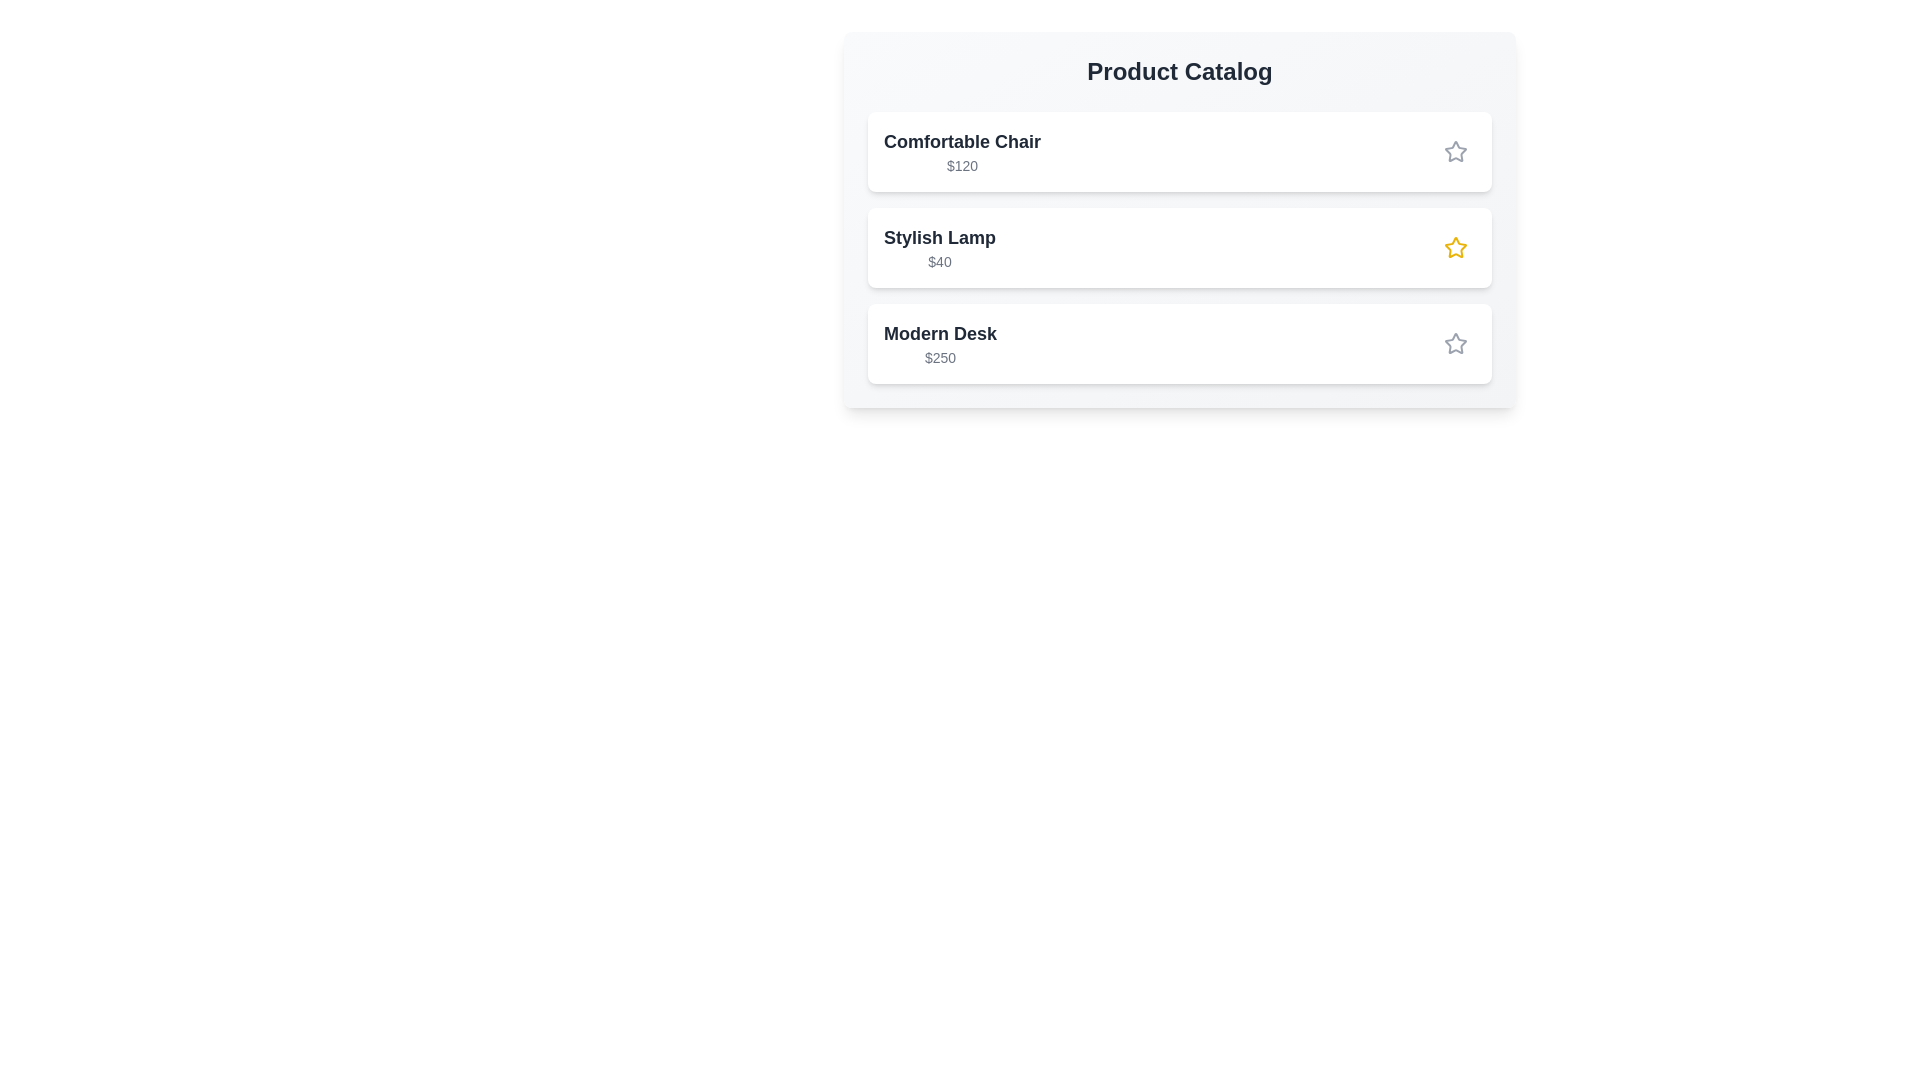  Describe the element at coordinates (1180, 246) in the screenshot. I see `the product Stylish Lamp in the catalog for inspection` at that location.